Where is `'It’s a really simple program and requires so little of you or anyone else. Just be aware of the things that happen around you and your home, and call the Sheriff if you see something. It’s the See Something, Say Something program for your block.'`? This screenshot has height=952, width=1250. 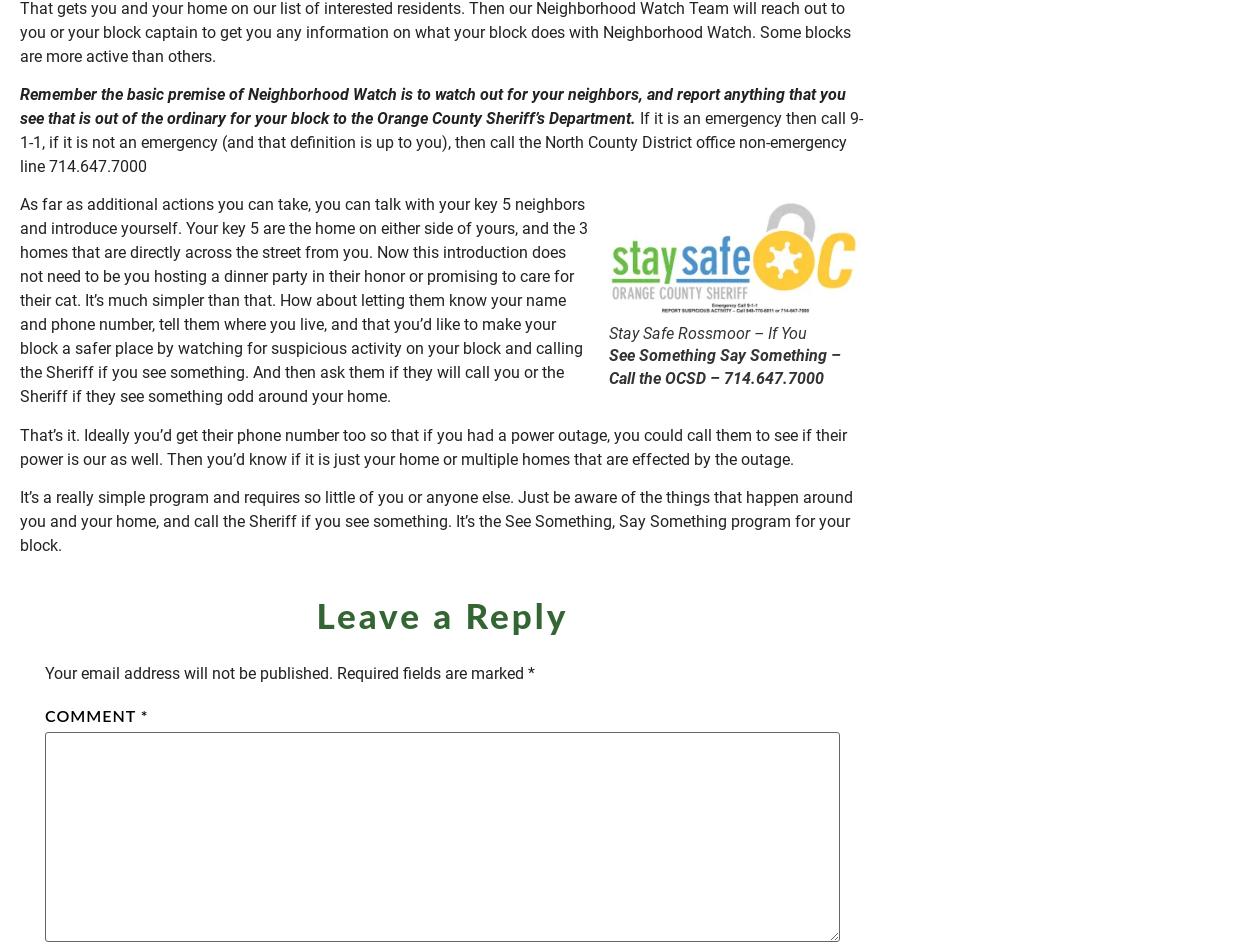
'It’s a really simple program and requires so little of you or anyone else. Just be aware of the things that happen around you and your home, and call the Sheriff if you see something. It’s the See Something, Say Something program for your block.' is located at coordinates (436, 521).